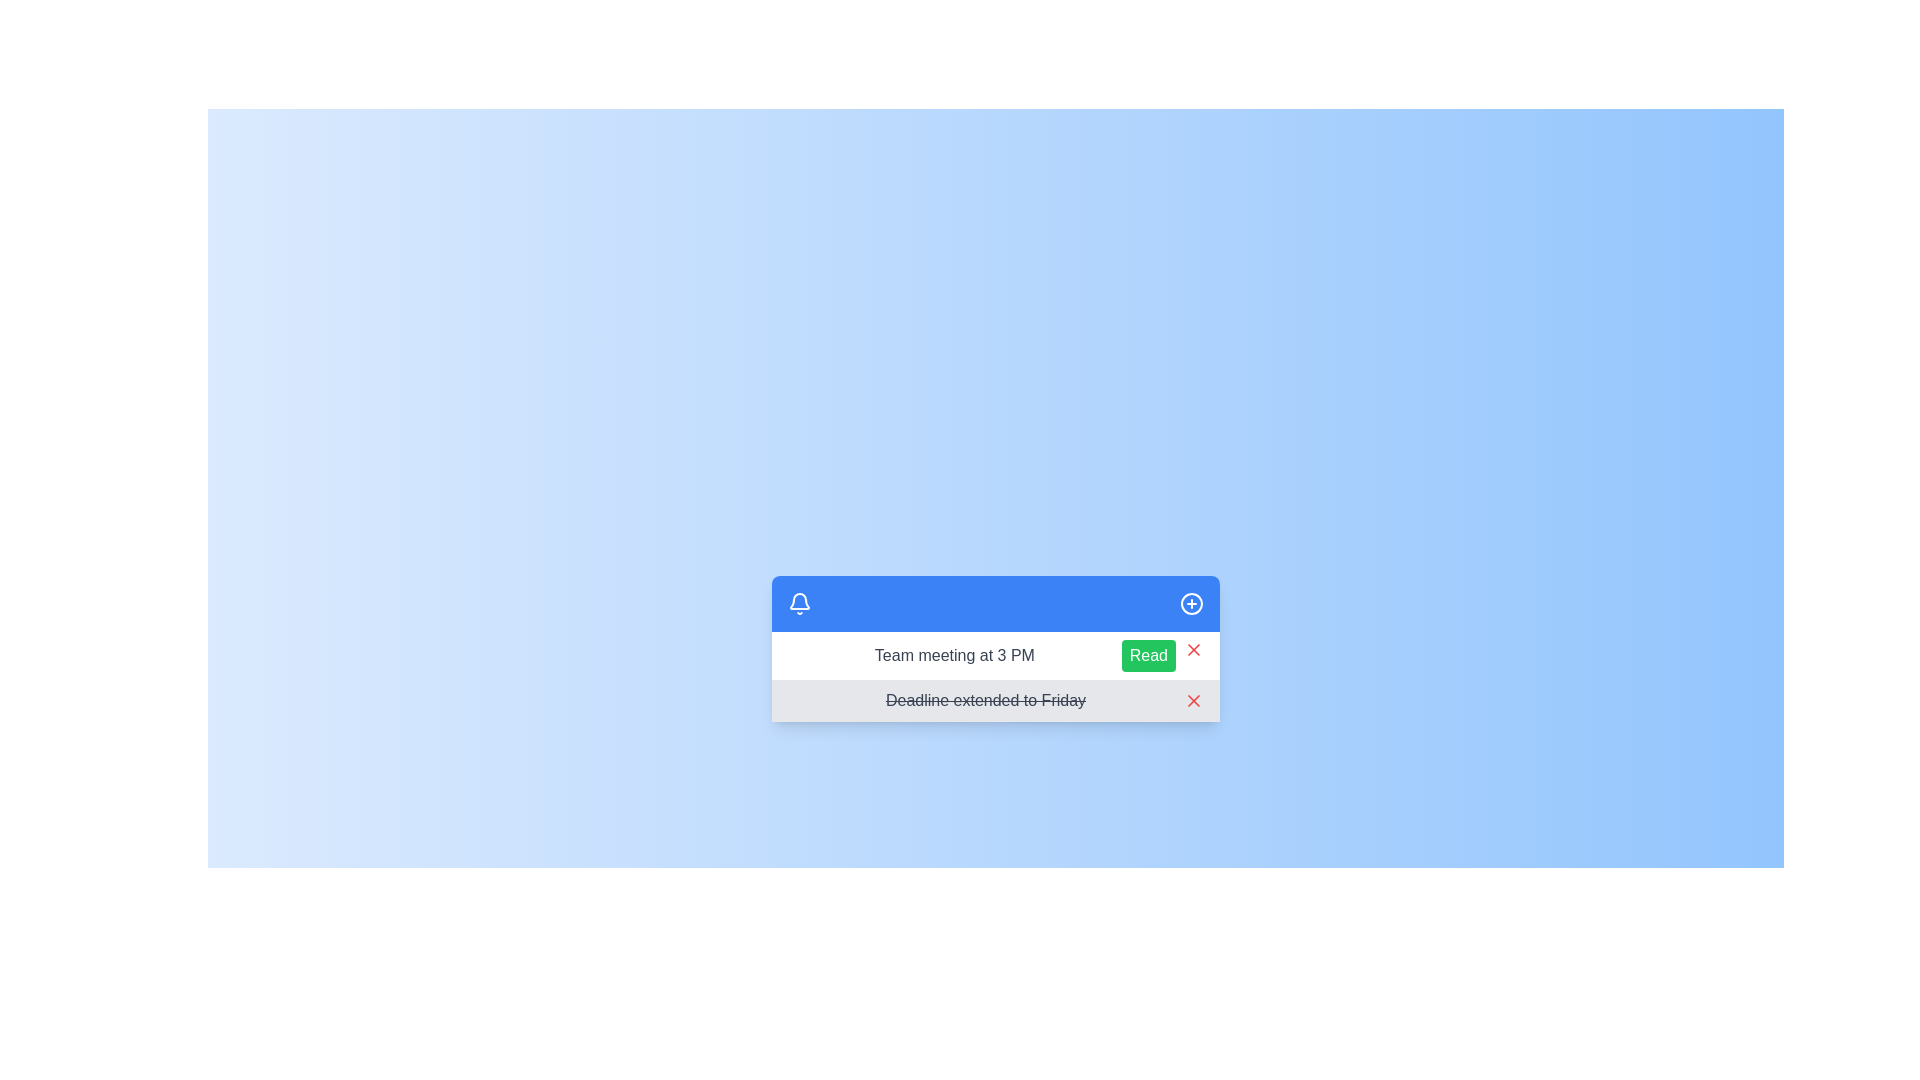 The width and height of the screenshot is (1920, 1080). What do you see at coordinates (800, 600) in the screenshot?
I see `the lower section of the blue bell-shaped icon located in the top-left corner of the notification interface panel` at bounding box center [800, 600].